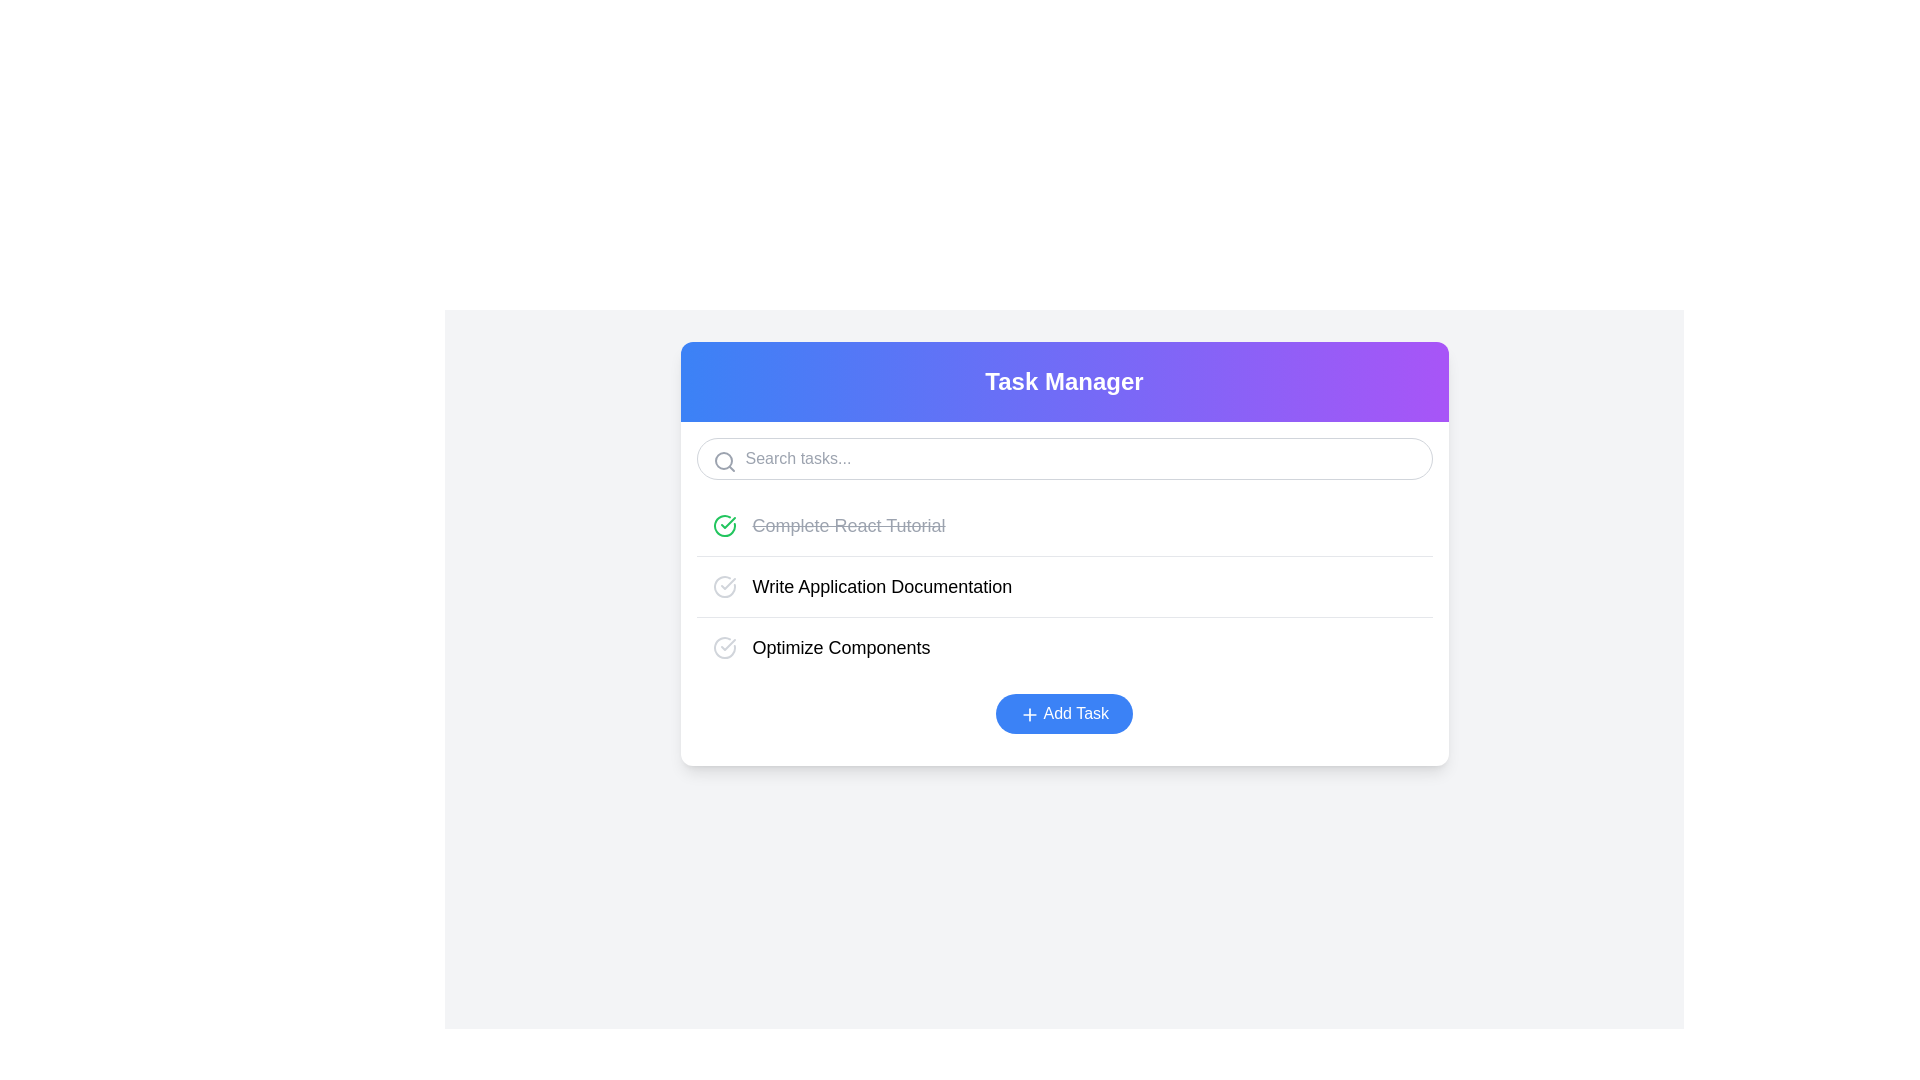  I want to click on the first completed task item in the task manager application, which visually indicates its completed status, so click(1063, 524).